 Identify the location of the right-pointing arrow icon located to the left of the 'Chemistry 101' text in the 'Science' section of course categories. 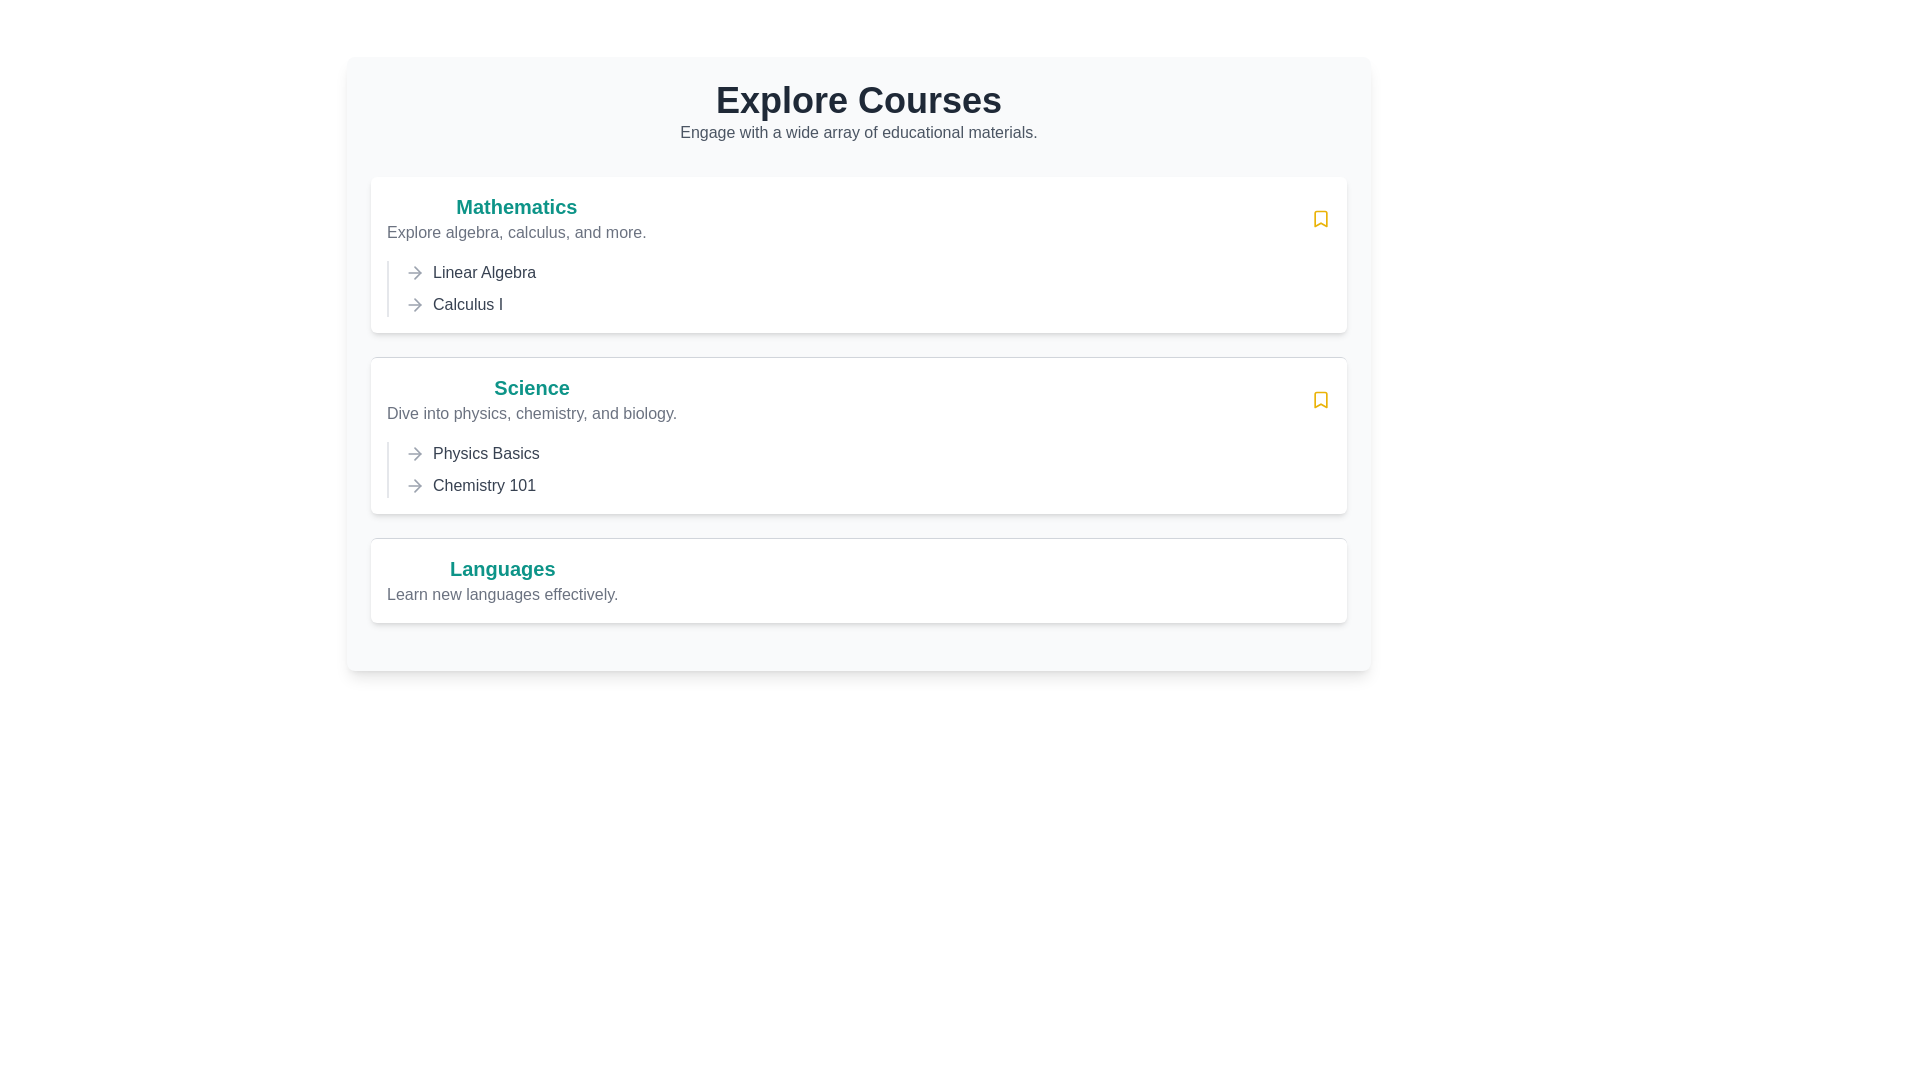
(413, 486).